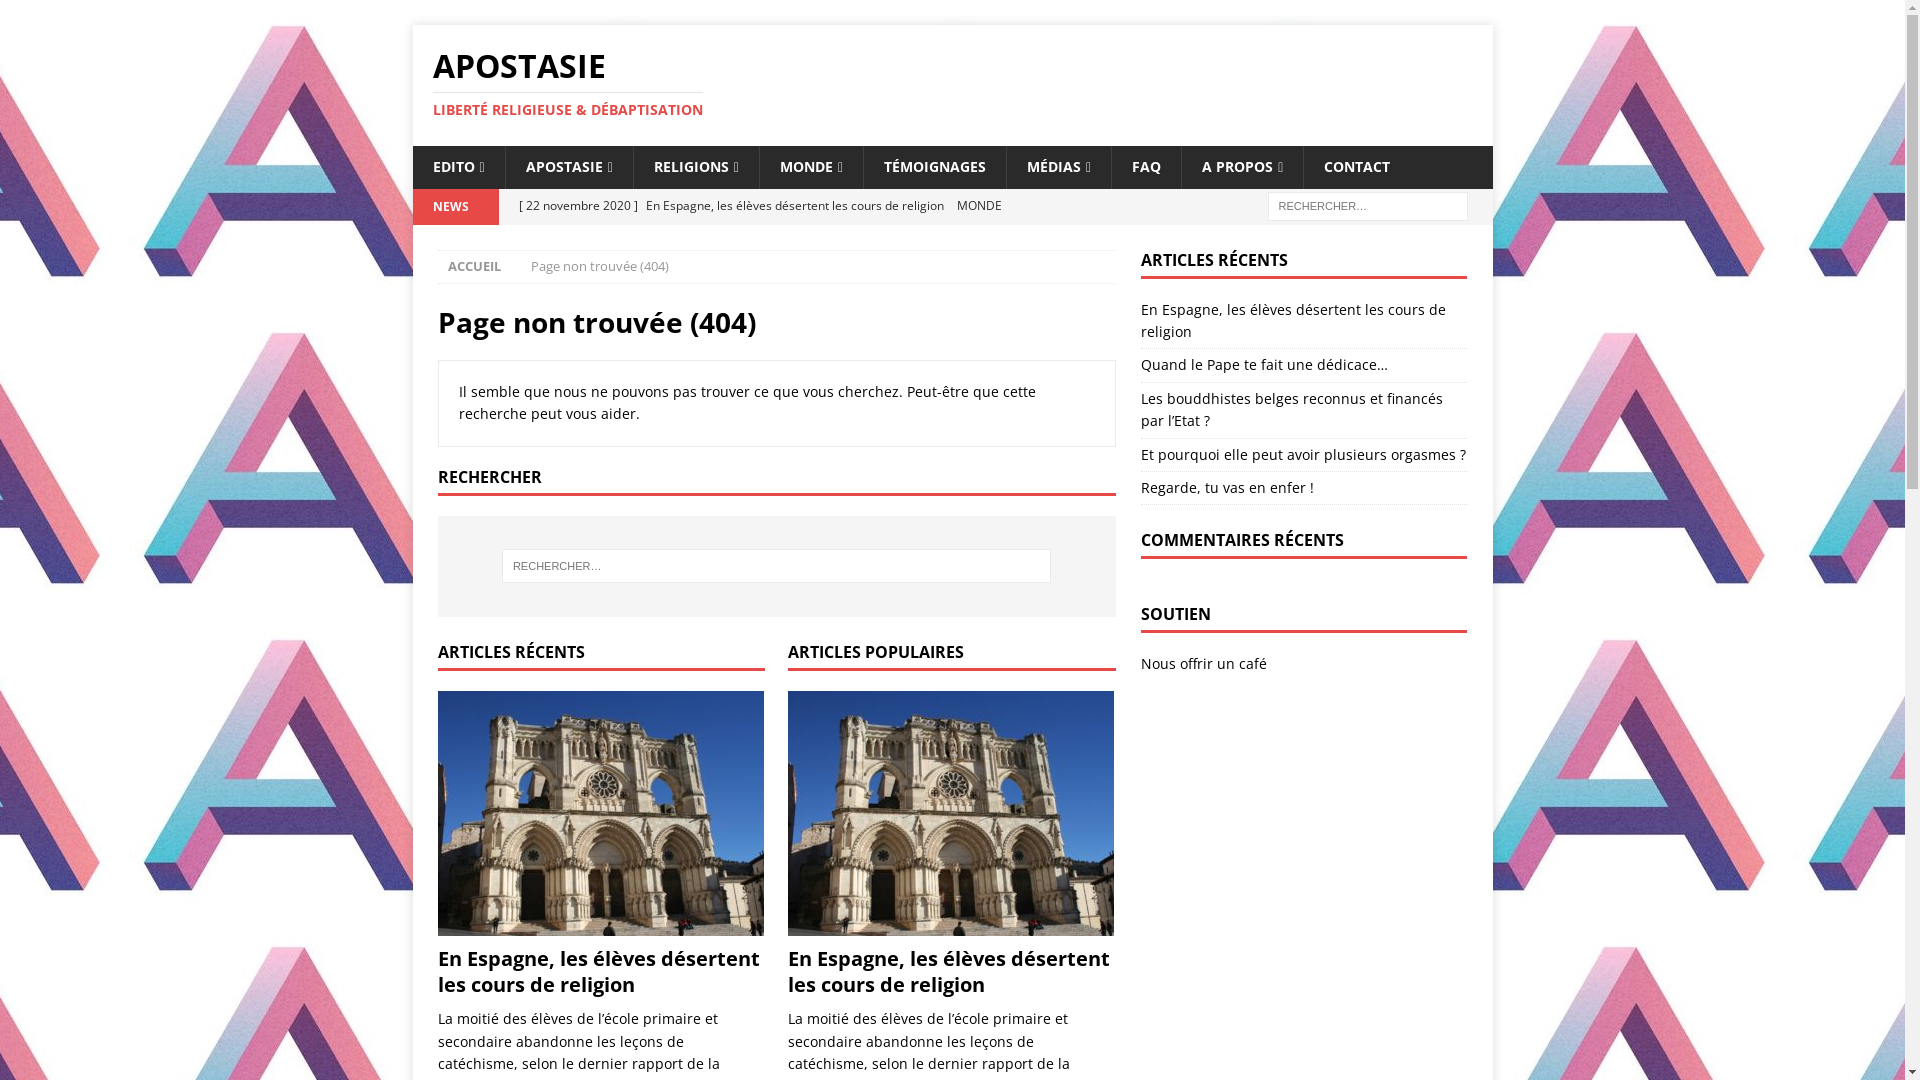 The width and height of the screenshot is (1920, 1080). What do you see at coordinates (456, 165) in the screenshot?
I see `'EDITO'` at bounding box center [456, 165].